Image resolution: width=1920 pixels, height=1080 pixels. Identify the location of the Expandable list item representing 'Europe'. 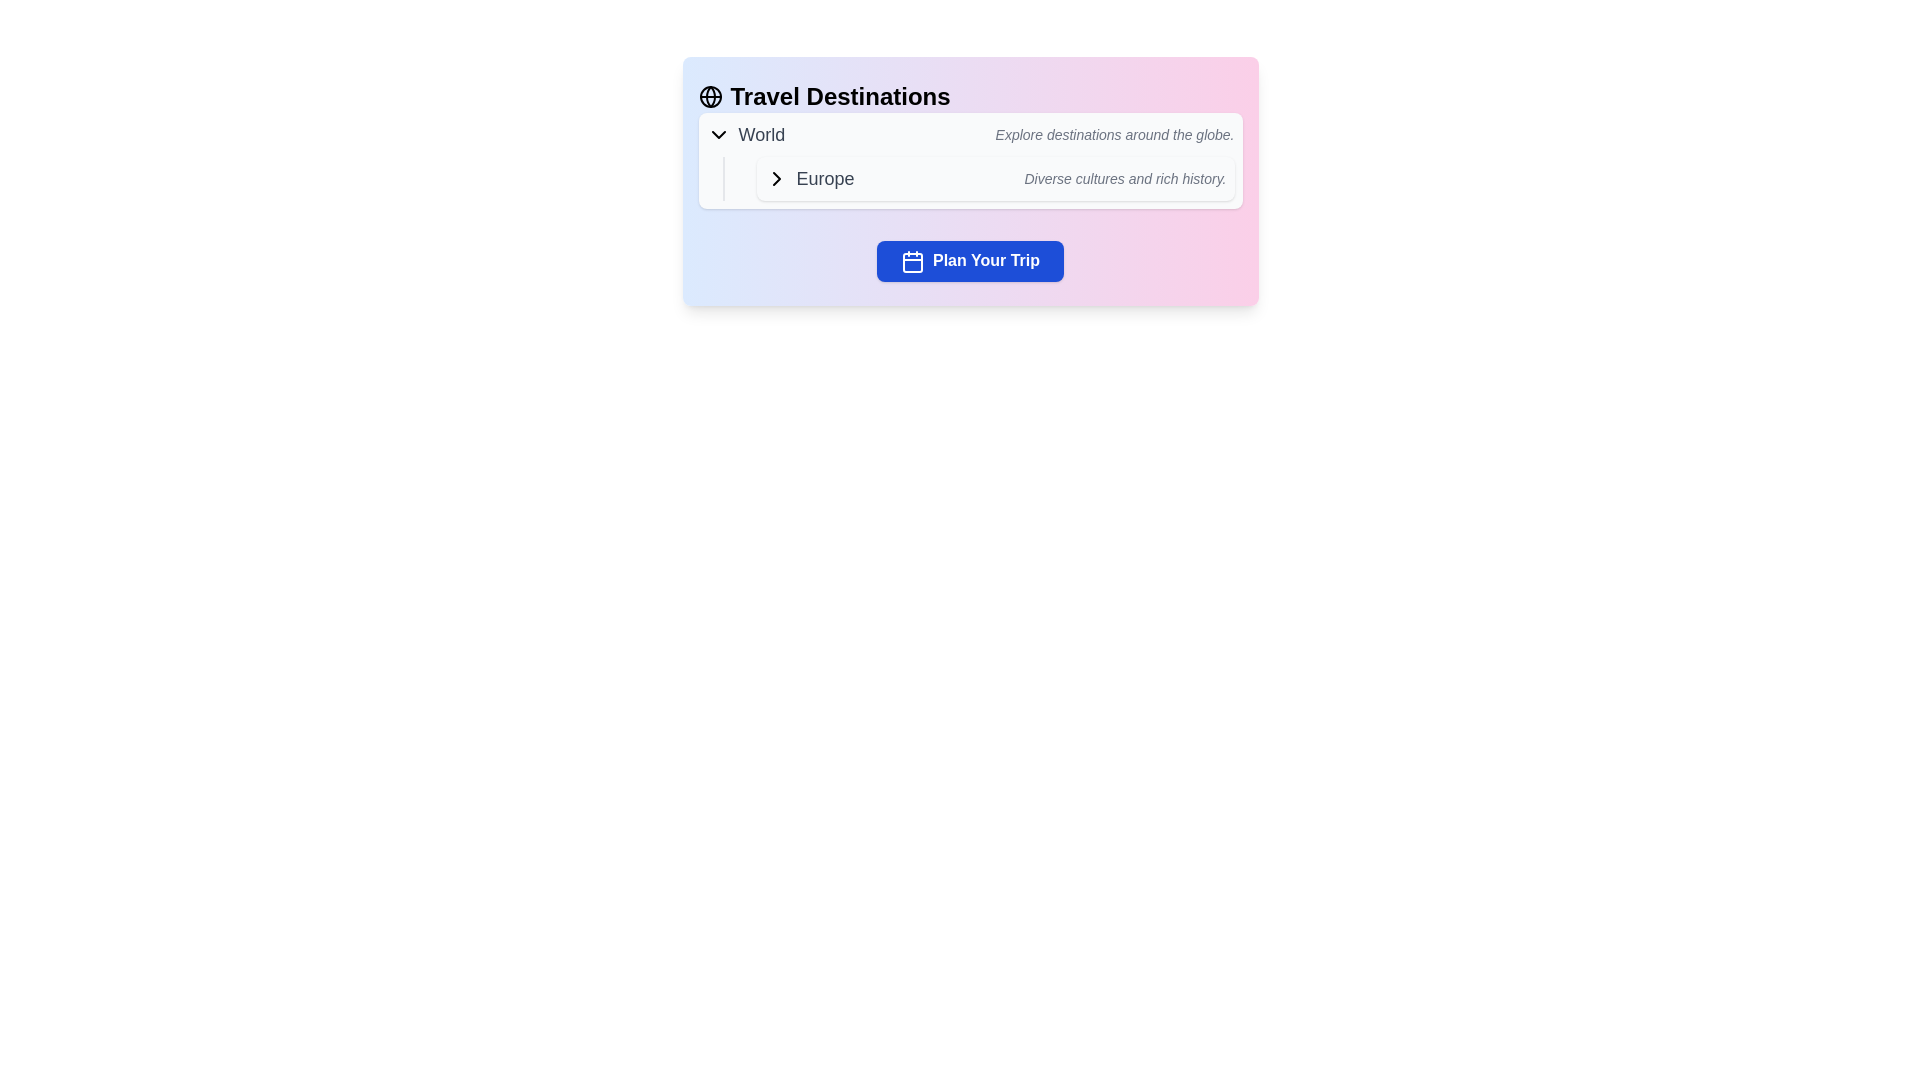
(978, 177).